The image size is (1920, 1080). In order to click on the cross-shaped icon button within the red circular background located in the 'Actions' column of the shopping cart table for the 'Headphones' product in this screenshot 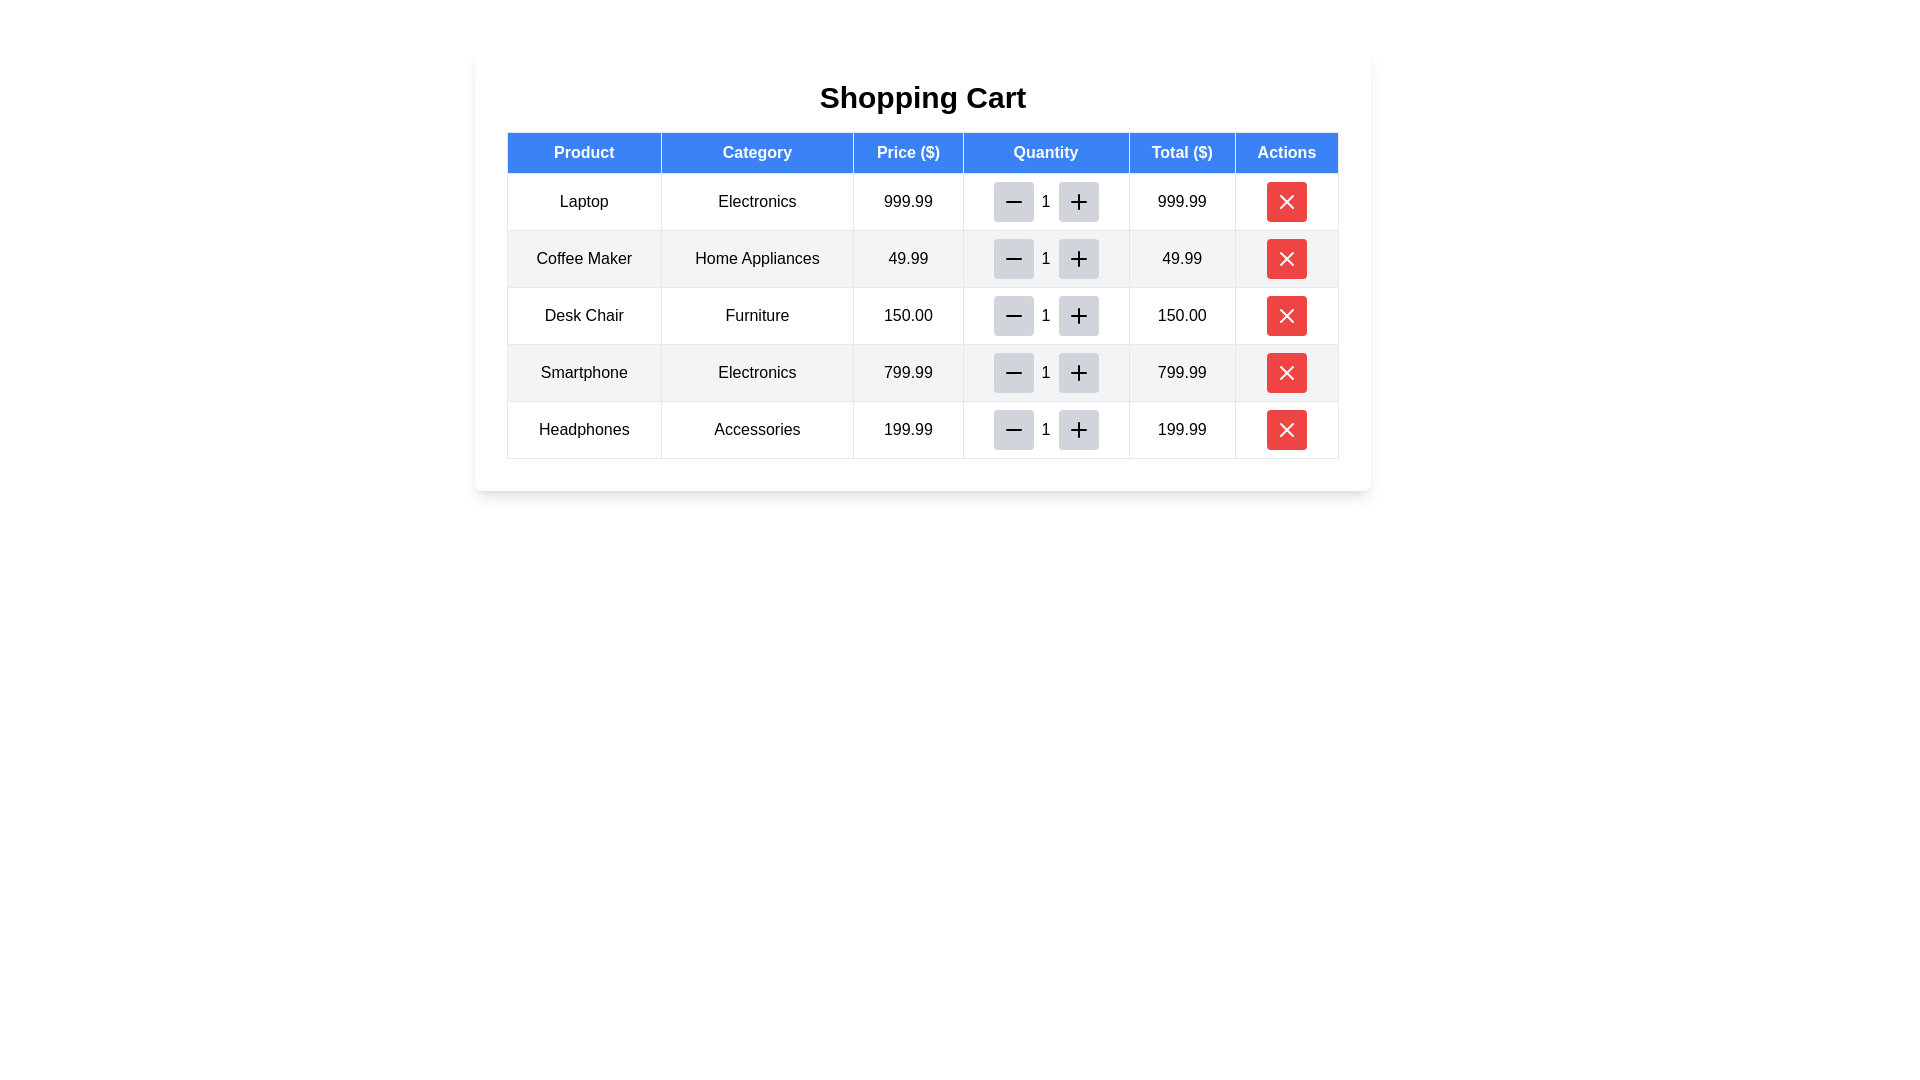, I will do `click(1286, 428)`.